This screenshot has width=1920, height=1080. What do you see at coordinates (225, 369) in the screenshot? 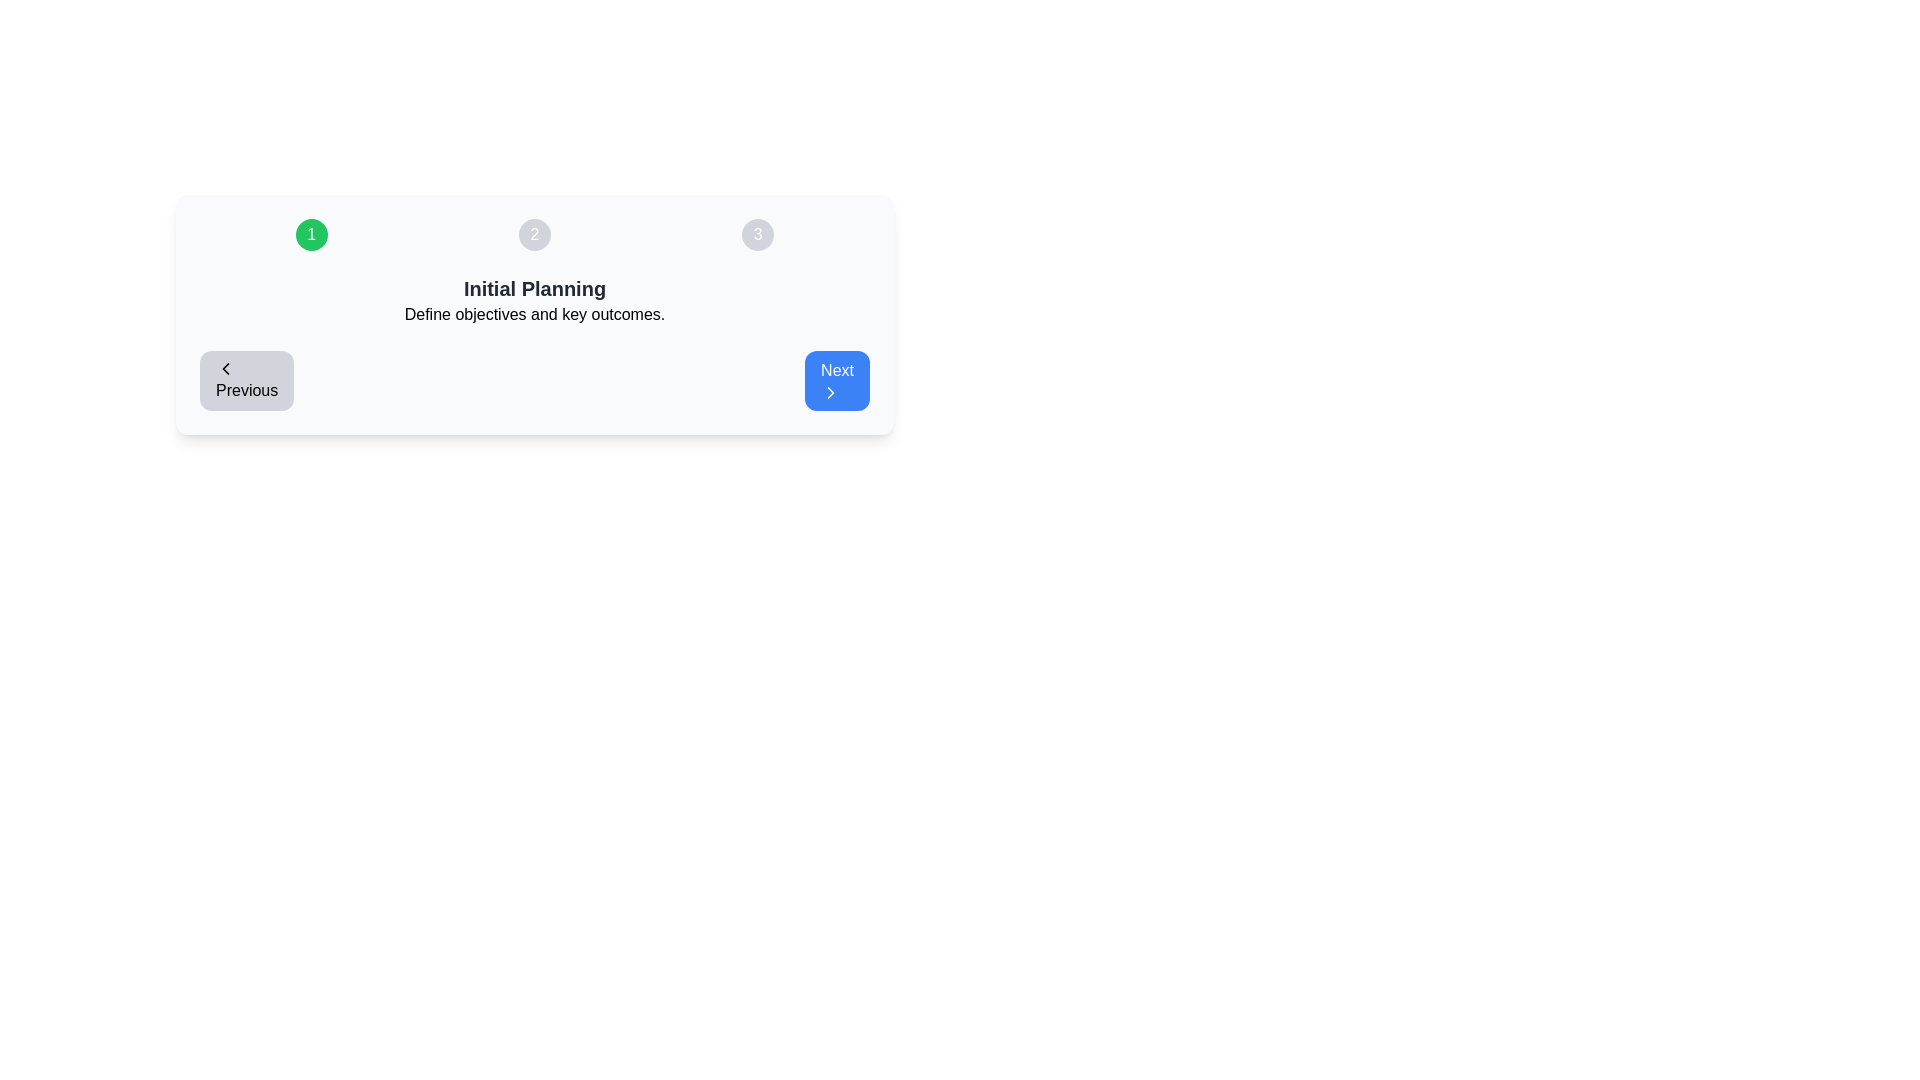
I see `the left-pointing chevron icon that indicates a navigation action to move backward, located at the center of the card labeled 'Previous'` at bounding box center [225, 369].